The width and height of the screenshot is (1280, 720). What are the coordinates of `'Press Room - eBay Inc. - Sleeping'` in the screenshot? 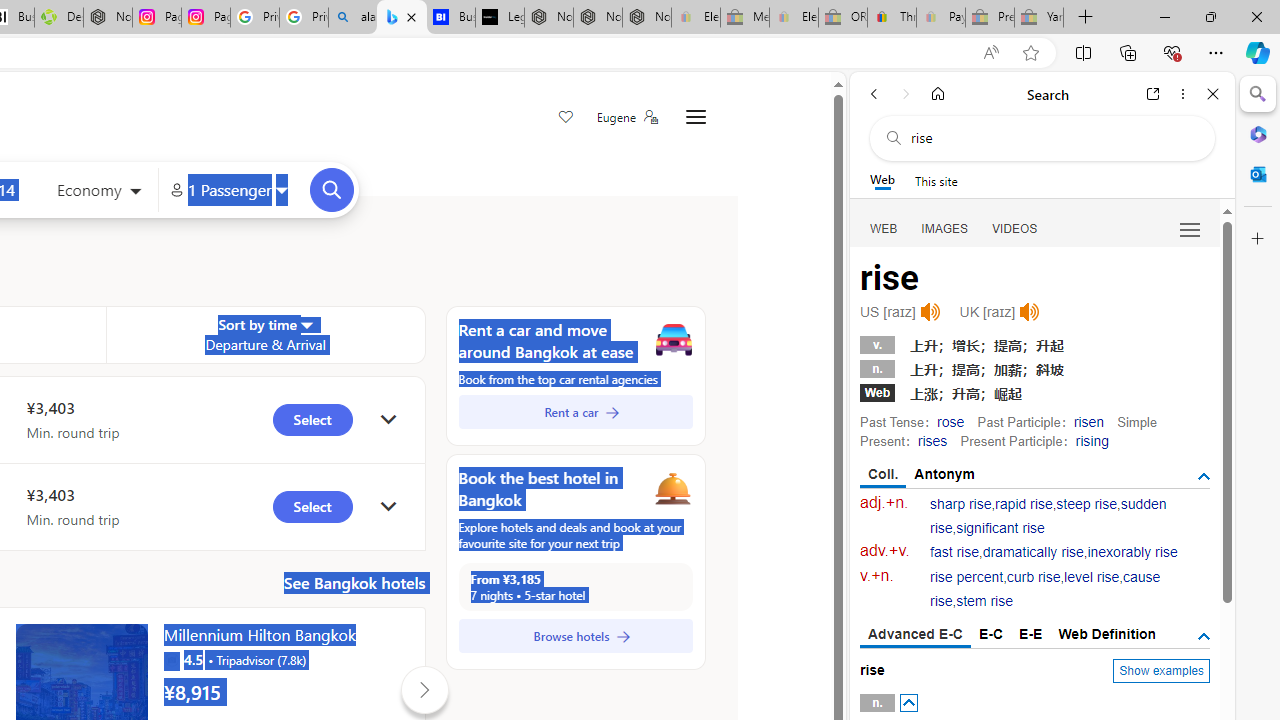 It's located at (990, 17).